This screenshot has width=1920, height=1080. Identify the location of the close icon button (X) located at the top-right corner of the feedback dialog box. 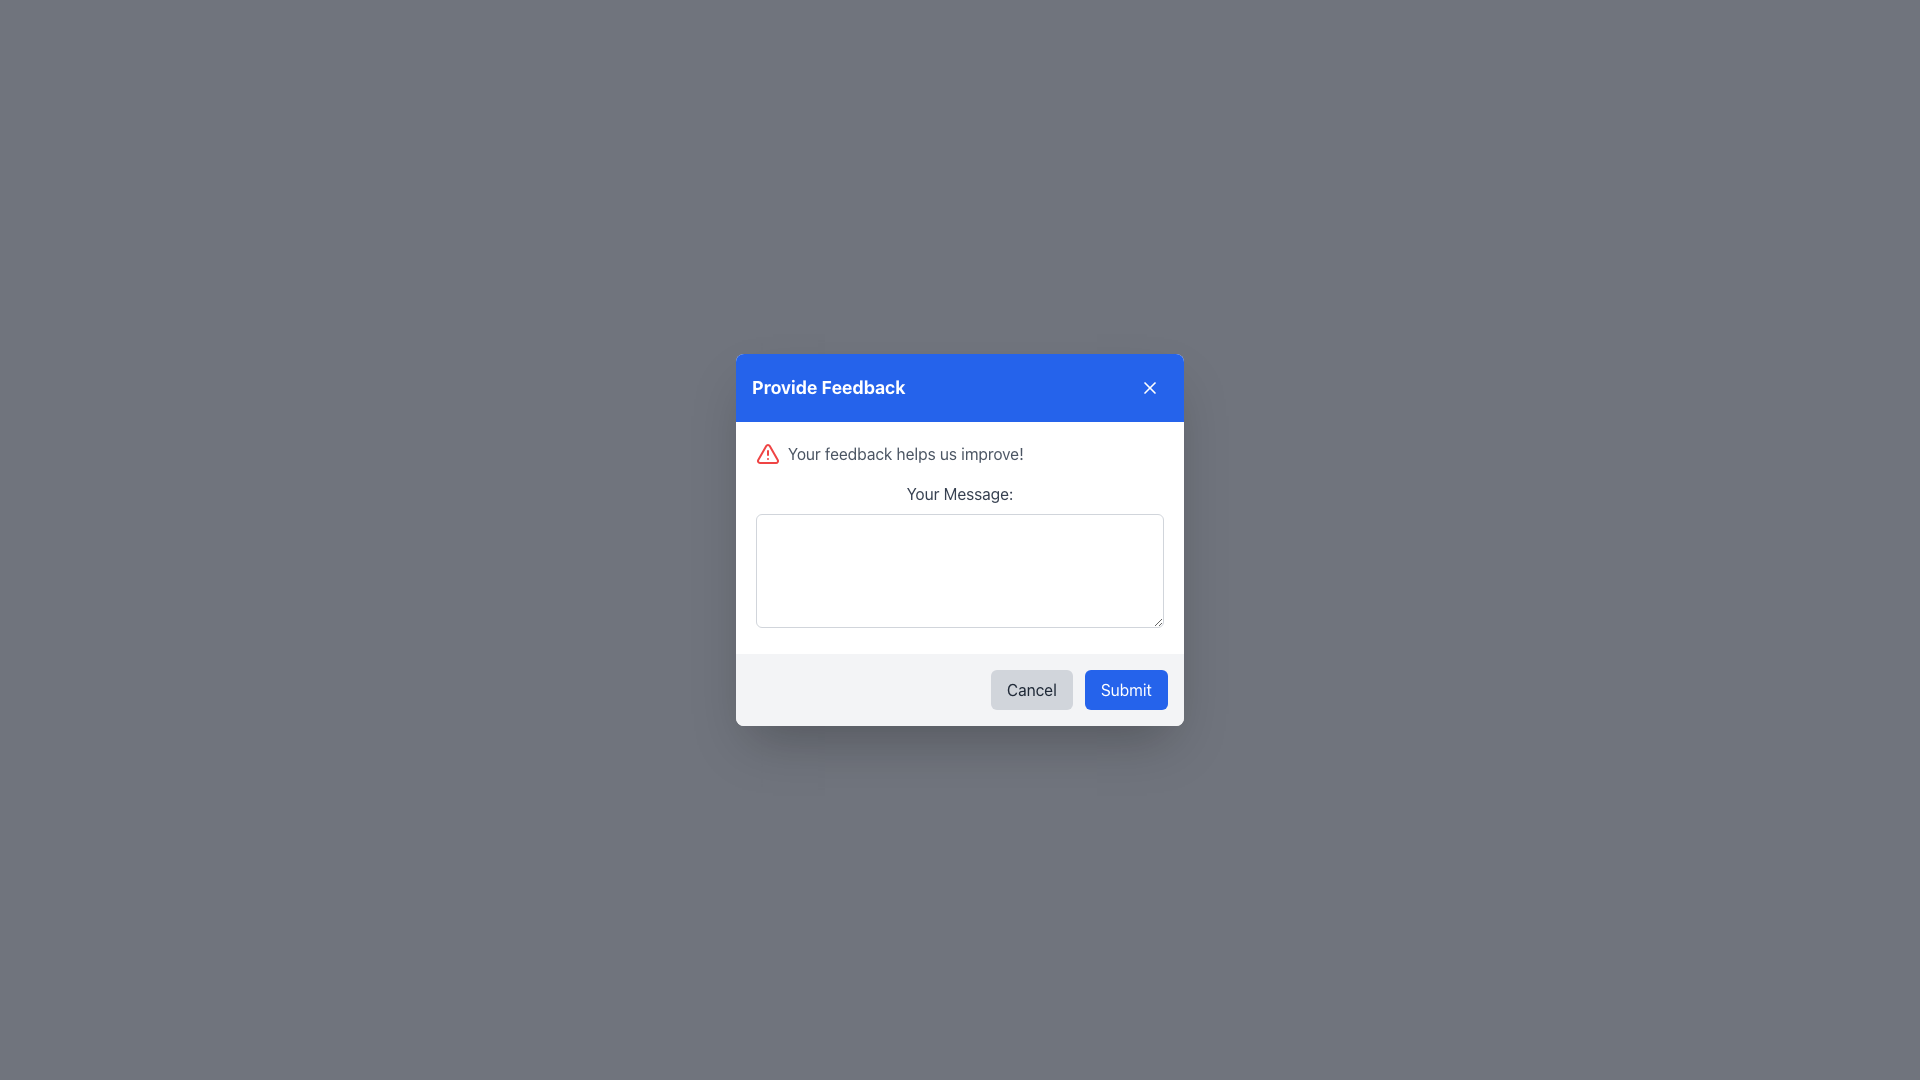
(1150, 388).